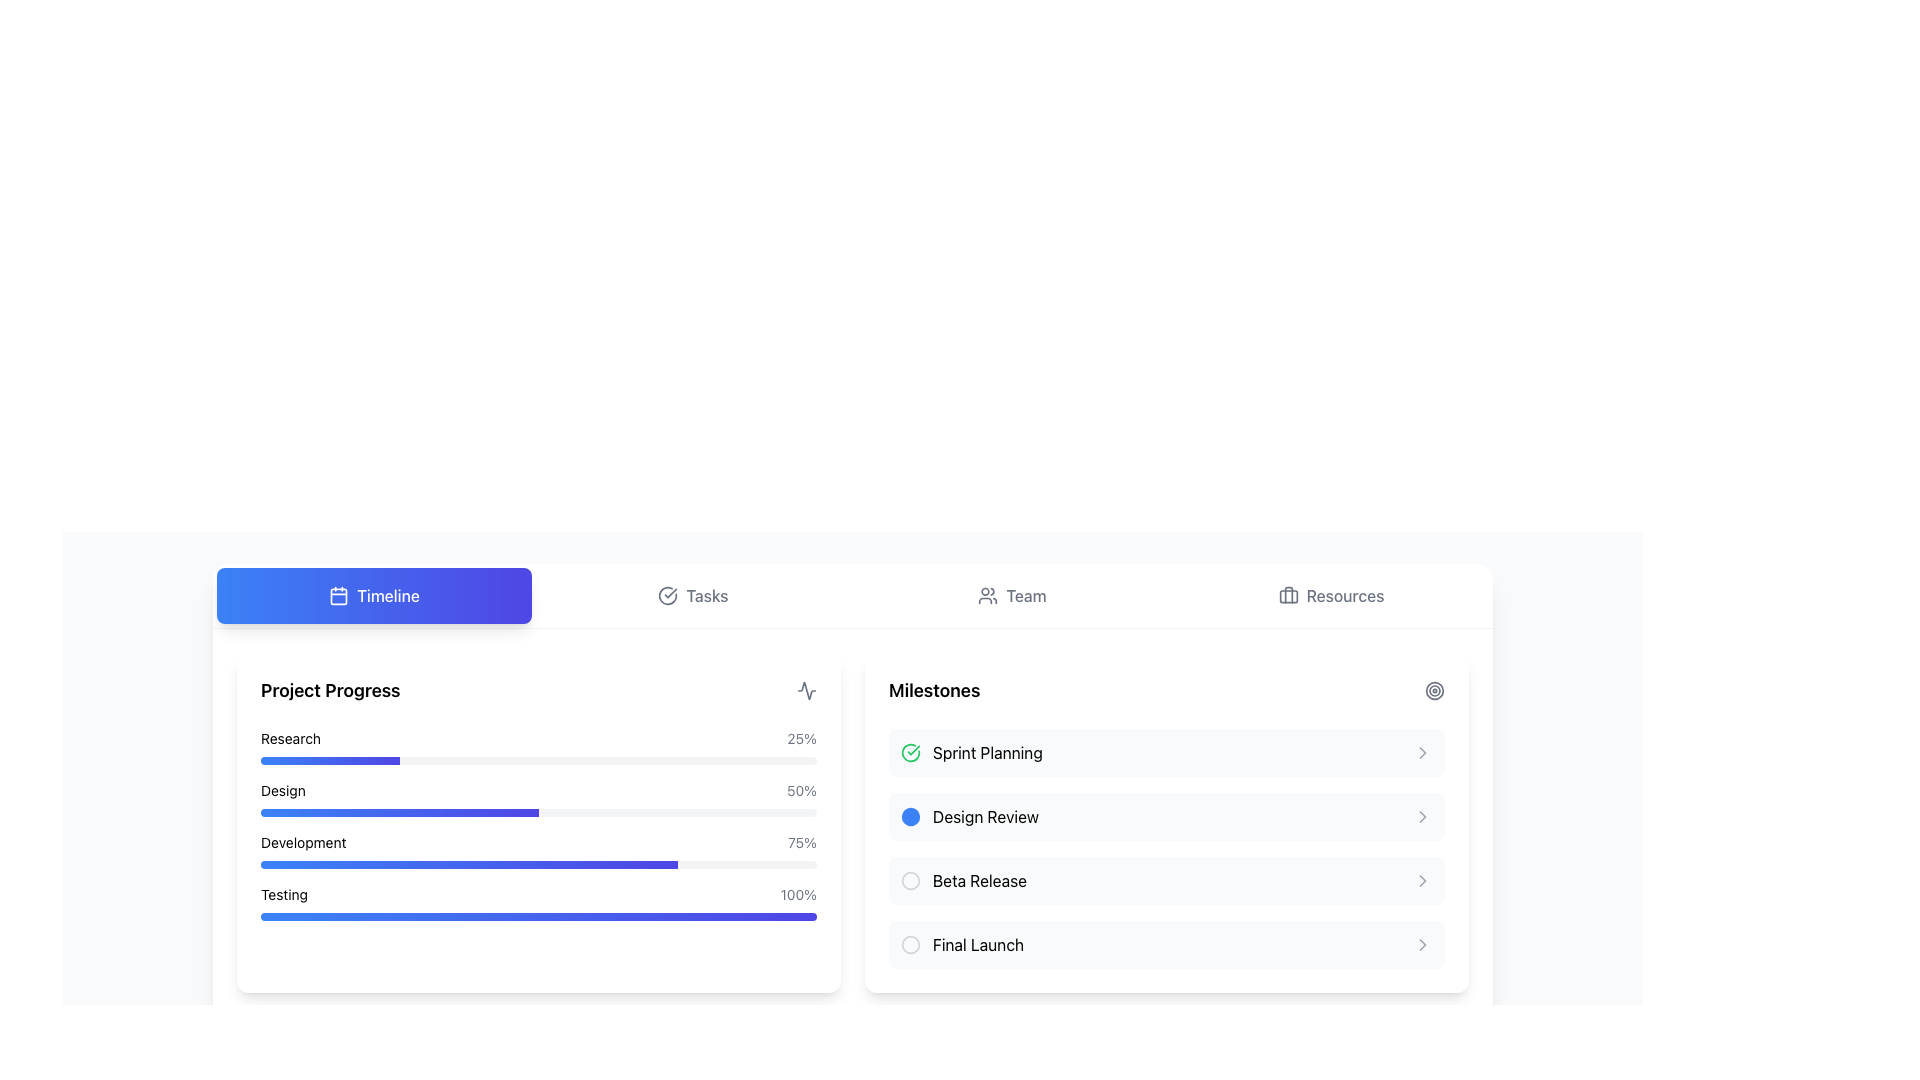 The image size is (1920, 1080). I want to click on the SVG icon located in the 'Project Progress' section, positioned to the right of the text 'Project Progress', so click(806, 689).